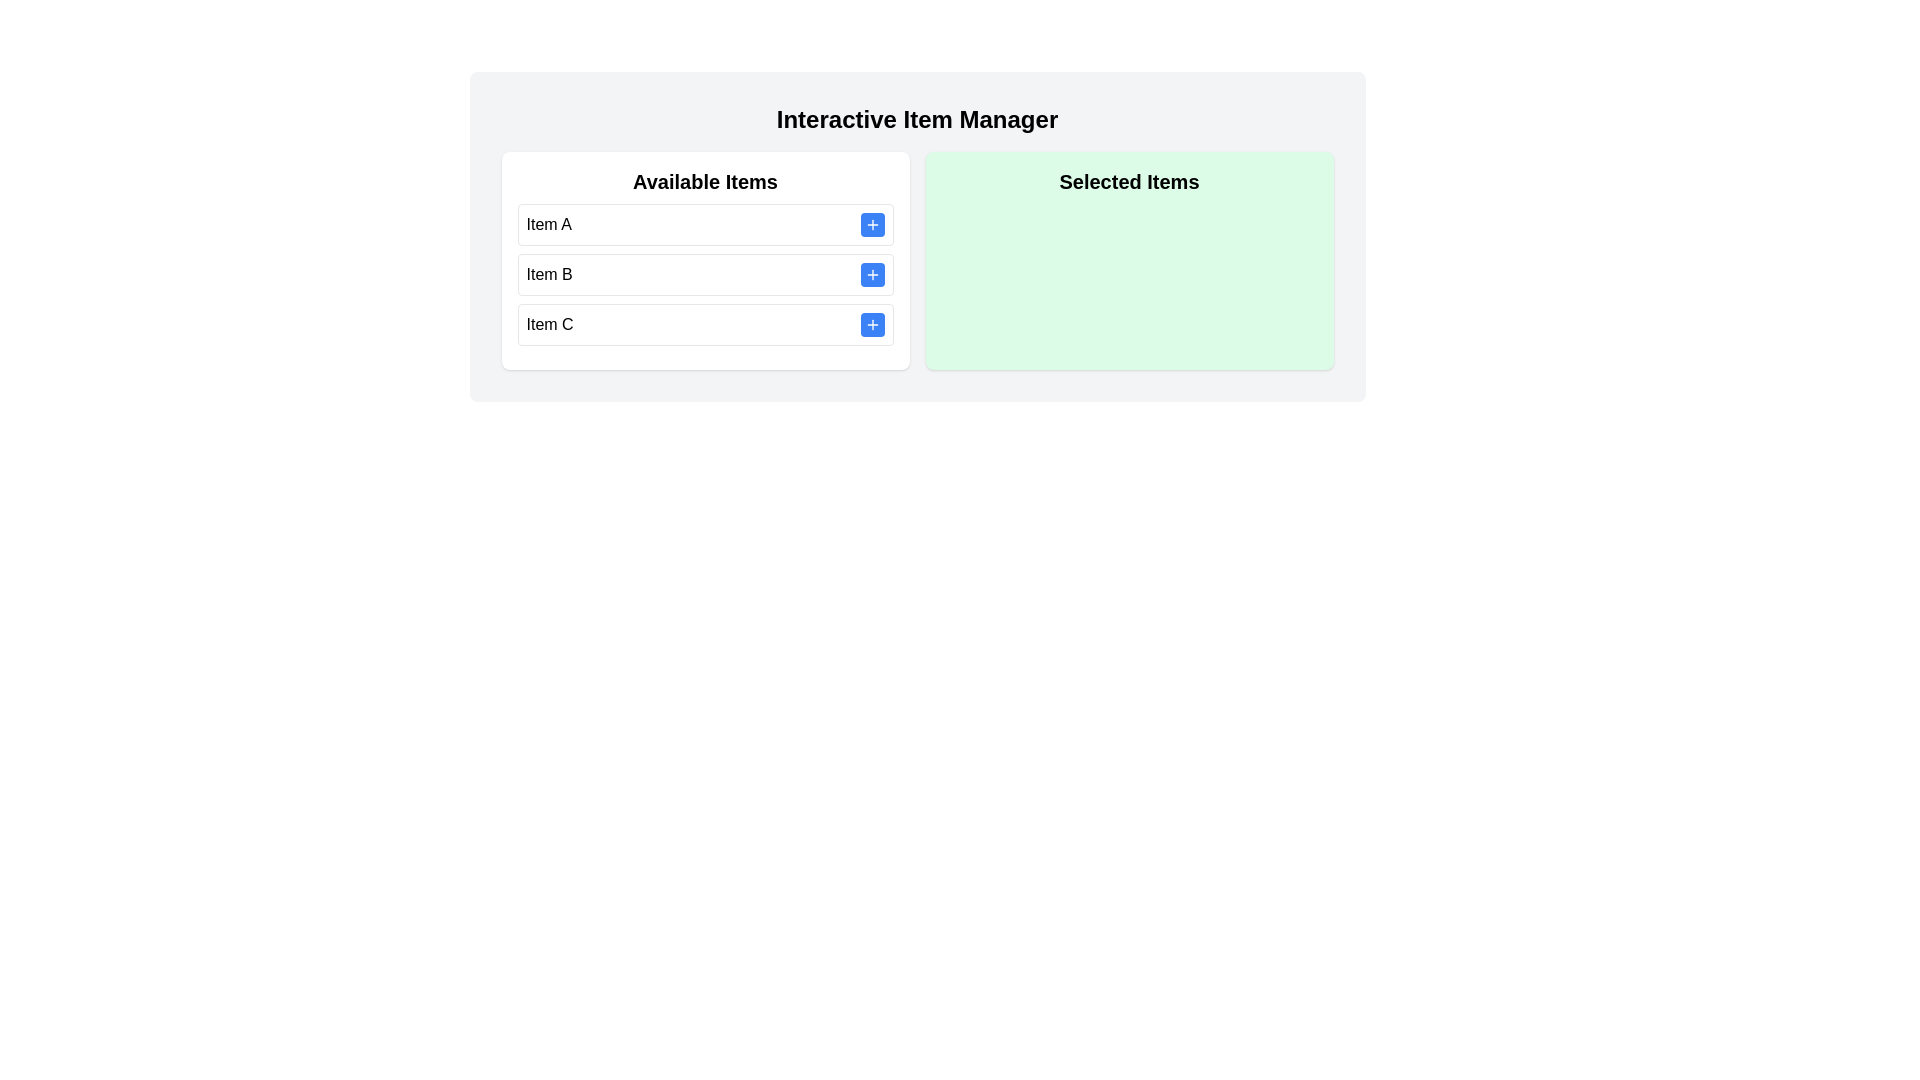 The width and height of the screenshot is (1920, 1080). Describe the element at coordinates (549, 224) in the screenshot. I see `the text label displaying 'Item A', which is located in the left pane labeled 'Available Items', positioned above 'Item B' and aligned with a blue '+' button` at that location.